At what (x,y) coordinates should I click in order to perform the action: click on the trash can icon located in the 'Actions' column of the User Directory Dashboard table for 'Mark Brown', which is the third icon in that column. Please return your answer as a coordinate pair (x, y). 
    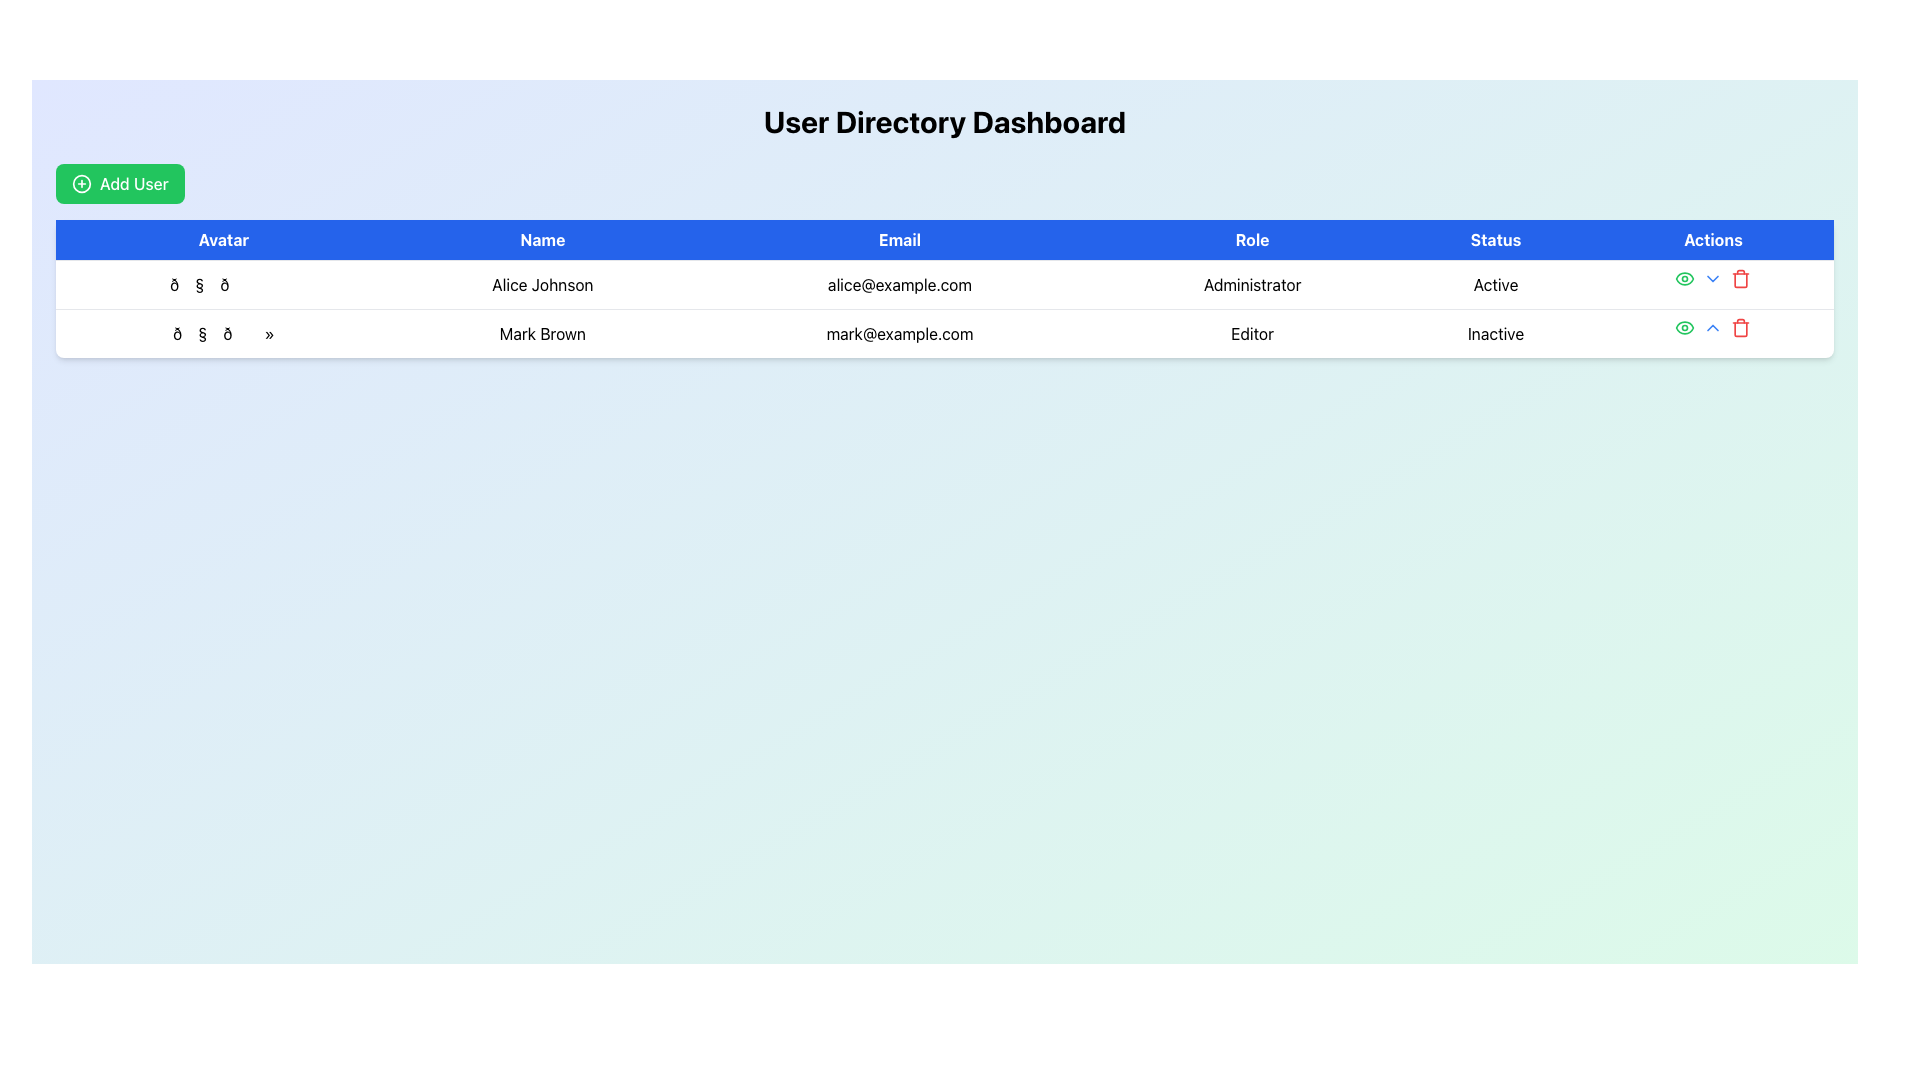
    Looking at the image, I should click on (1740, 326).